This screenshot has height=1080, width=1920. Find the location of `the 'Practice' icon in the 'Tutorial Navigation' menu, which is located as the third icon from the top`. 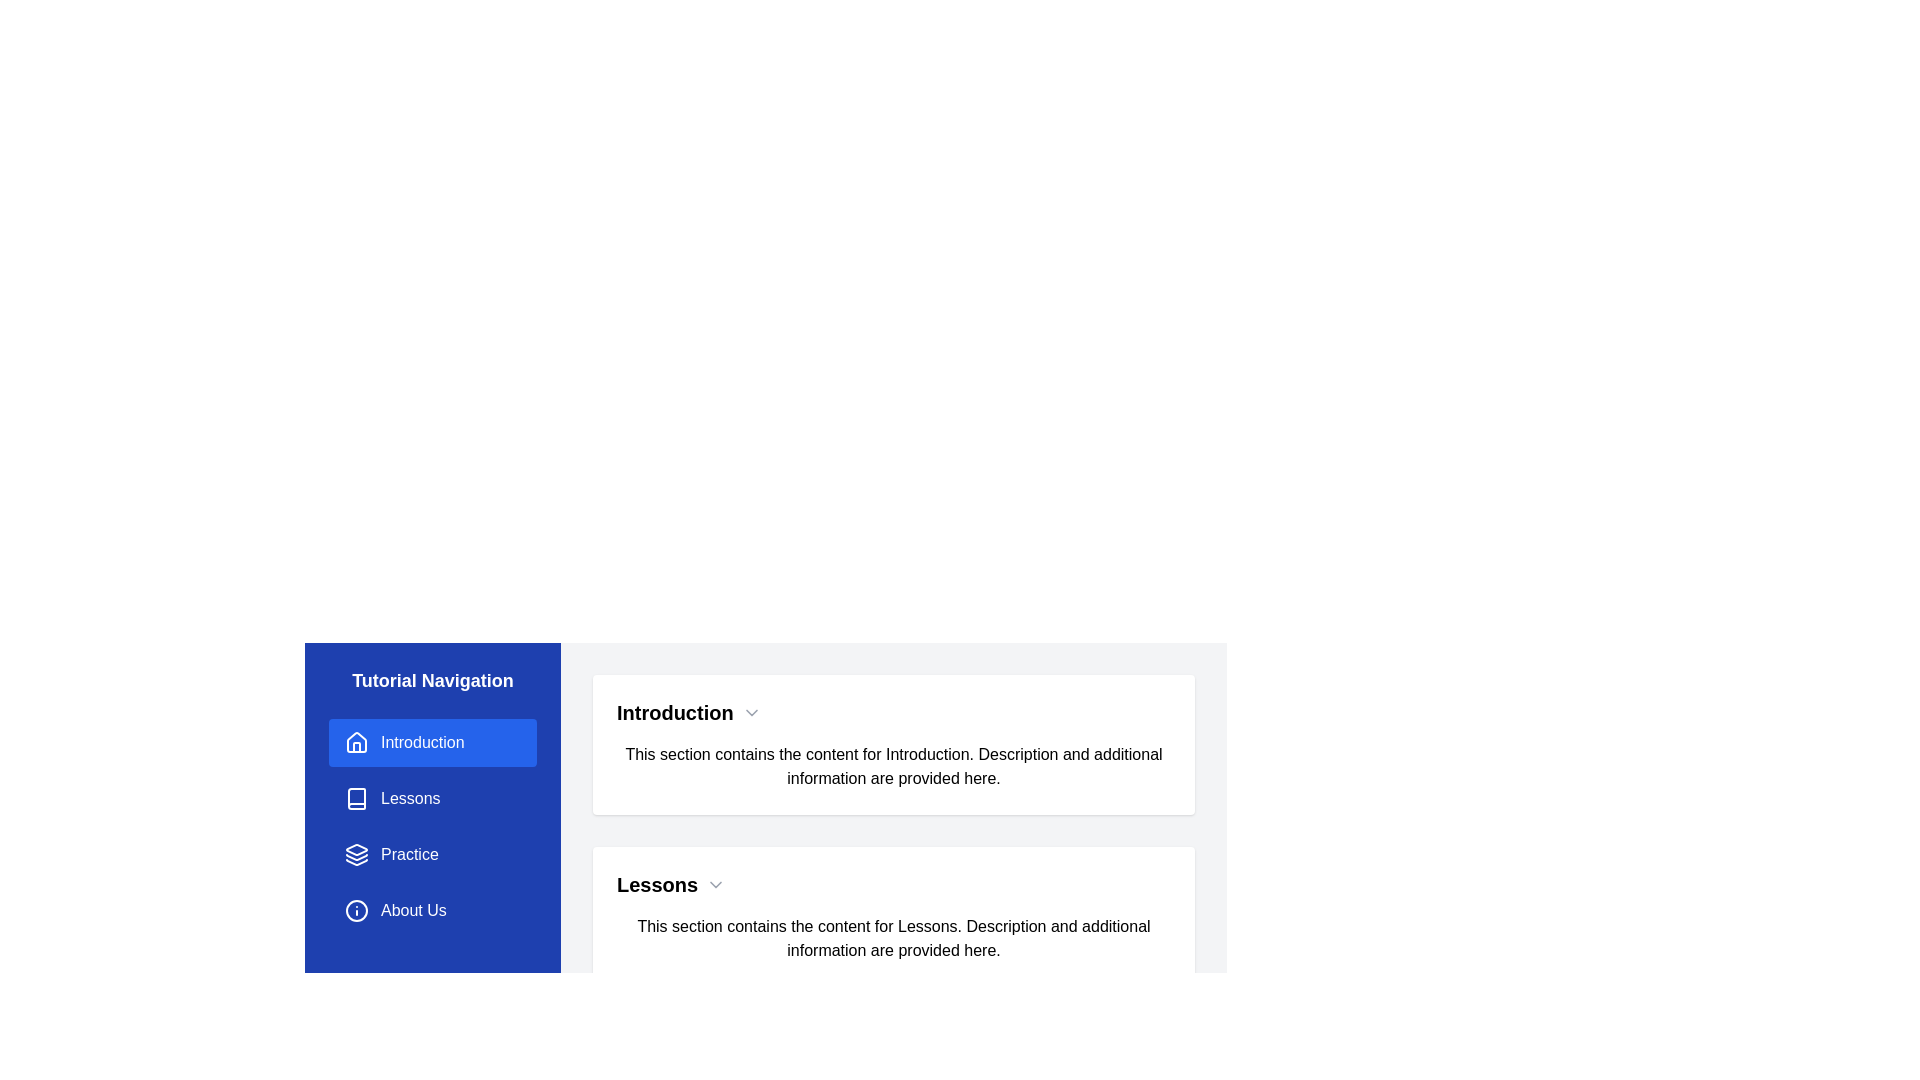

the 'Practice' icon in the 'Tutorial Navigation' menu, which is located as the third icon from the top is located at coordinates (356, 849).